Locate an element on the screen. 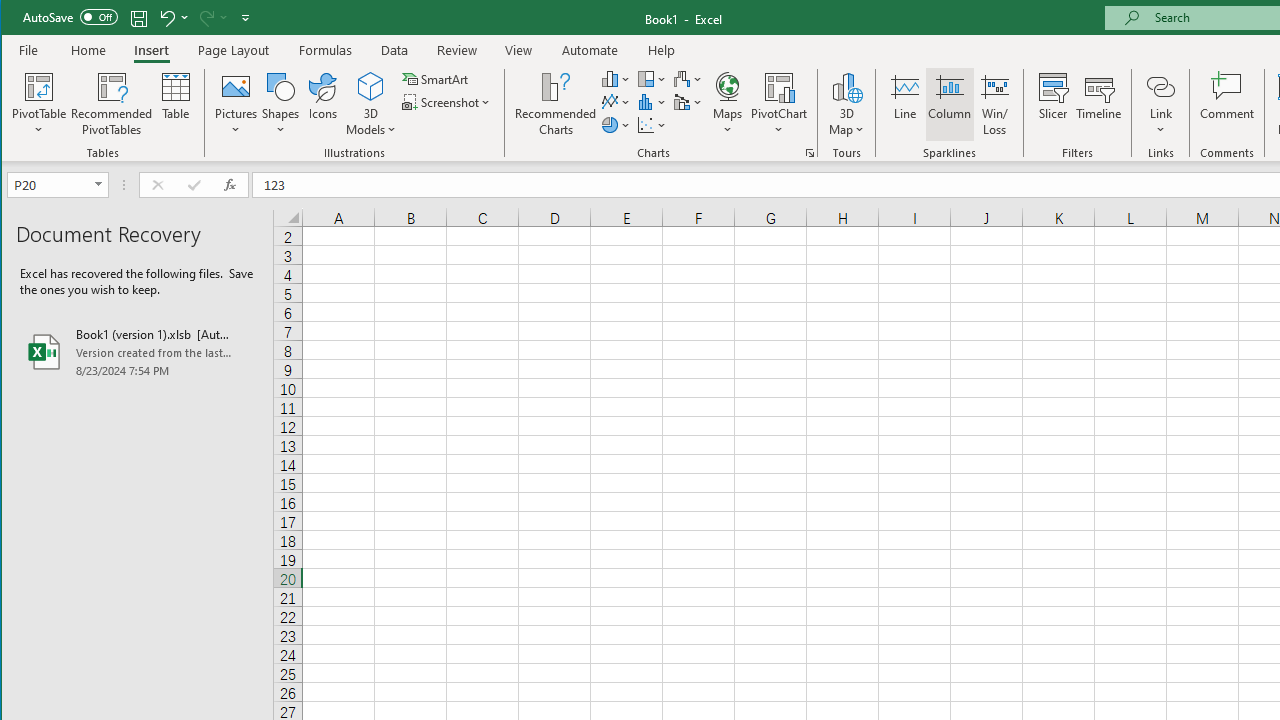  'Icons' is located at coordinates (323, 104).